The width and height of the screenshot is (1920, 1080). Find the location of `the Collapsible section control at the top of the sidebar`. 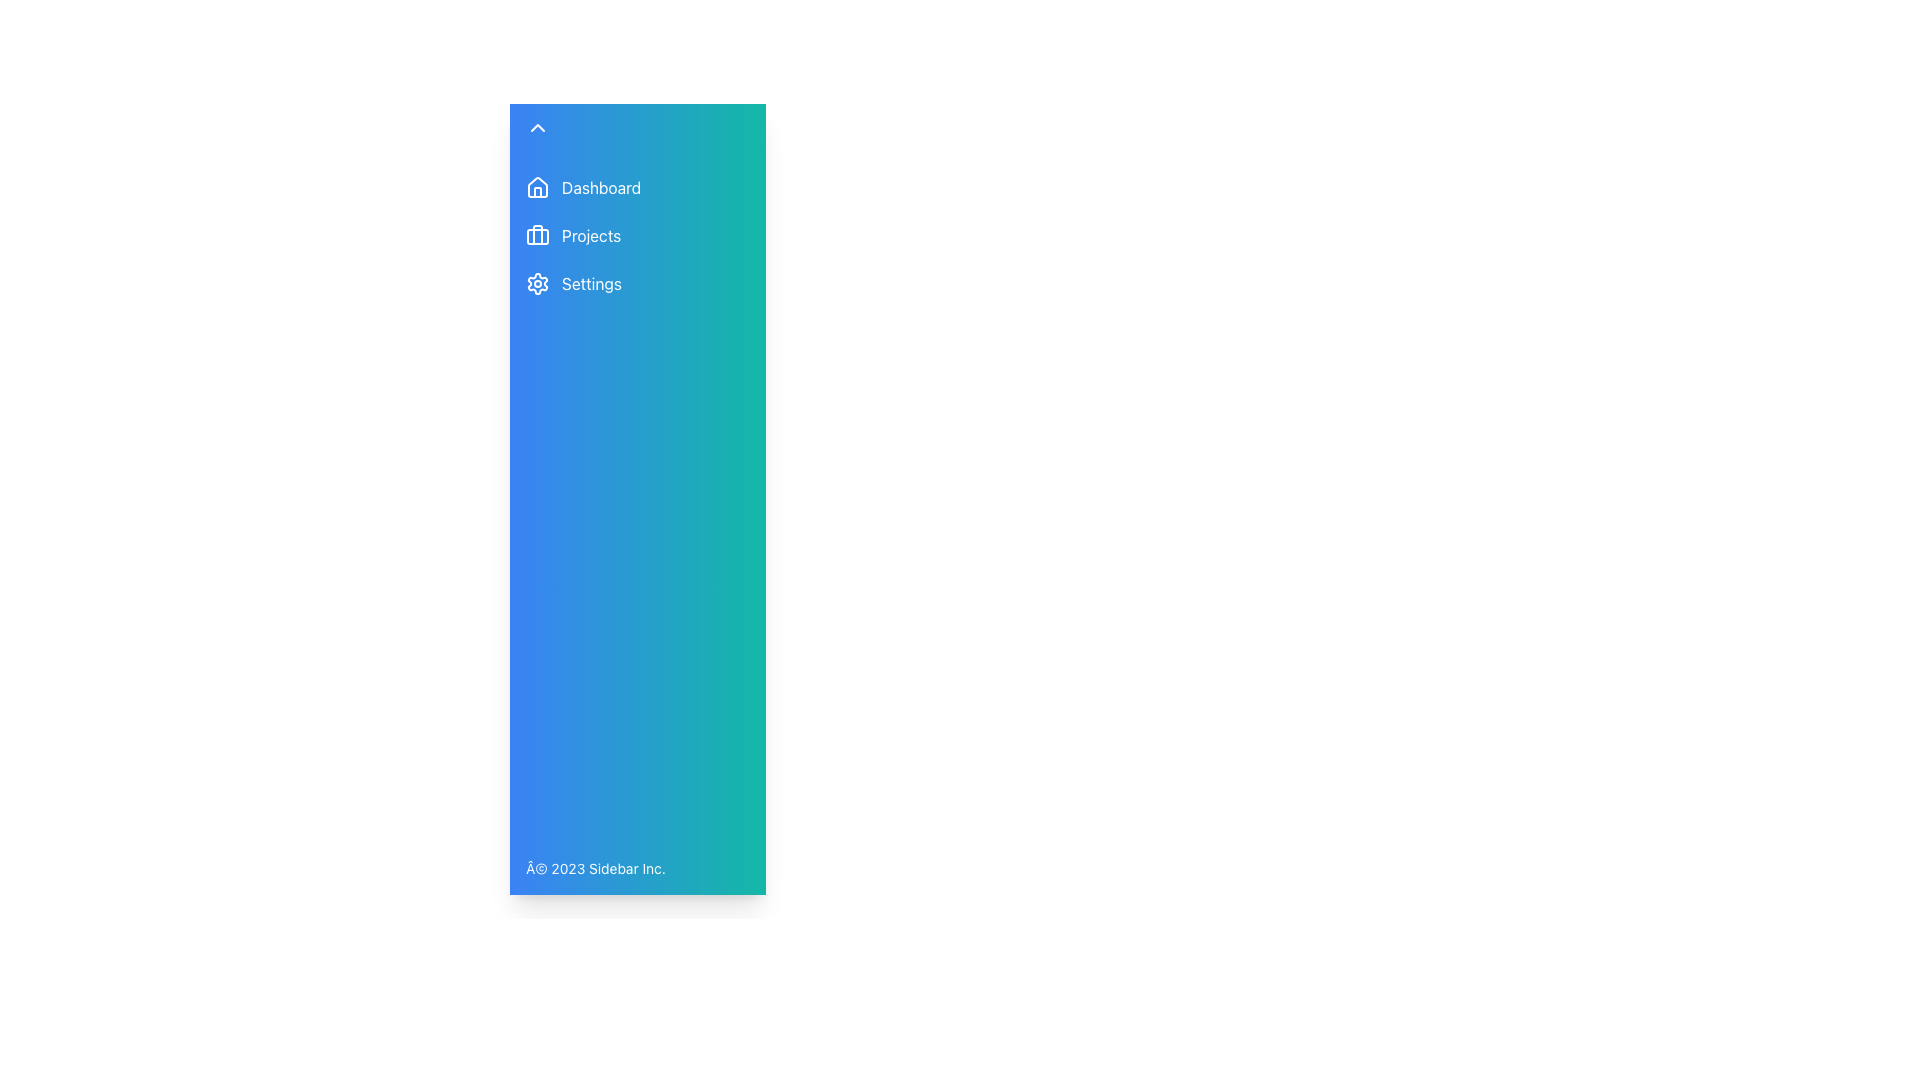

the Collapsible section control at the top of the sidebar is located at coordinates (594, 127).